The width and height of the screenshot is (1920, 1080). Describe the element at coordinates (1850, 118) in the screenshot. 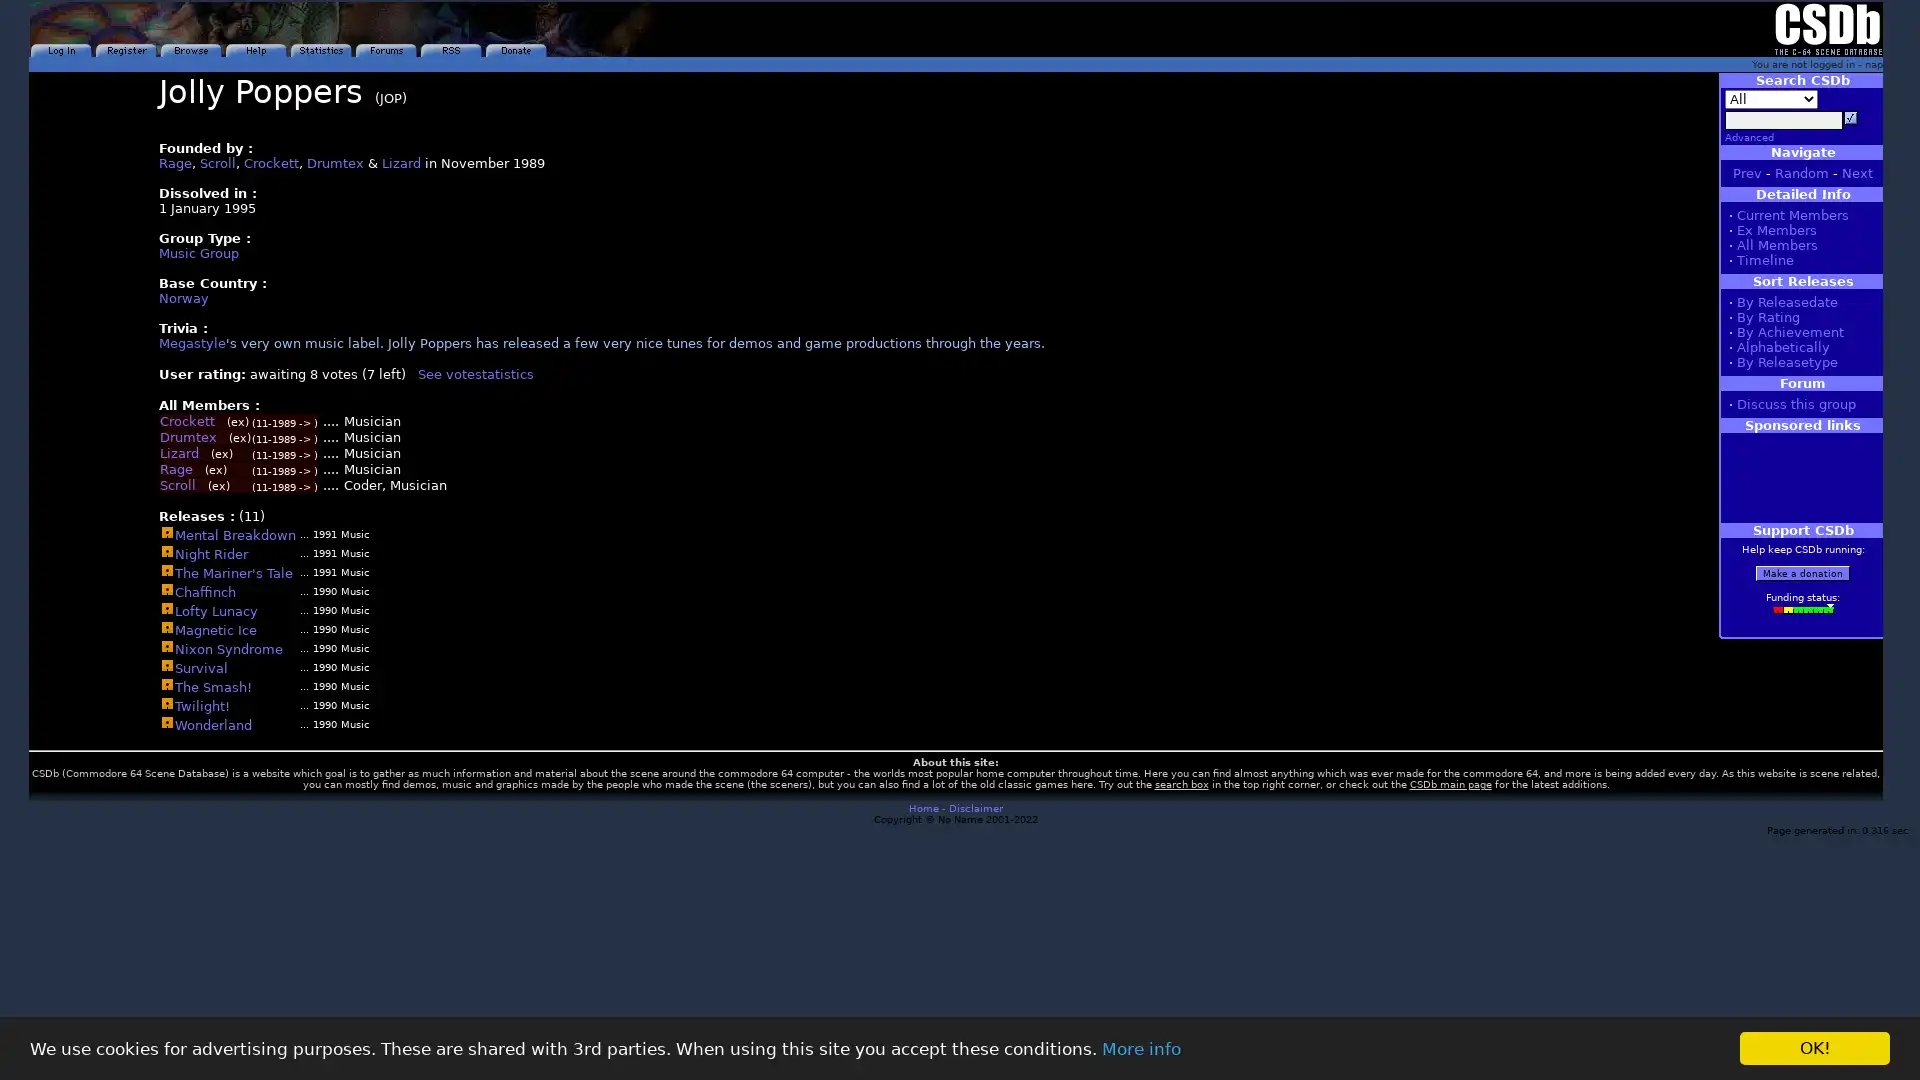

I see `Go` at that location.